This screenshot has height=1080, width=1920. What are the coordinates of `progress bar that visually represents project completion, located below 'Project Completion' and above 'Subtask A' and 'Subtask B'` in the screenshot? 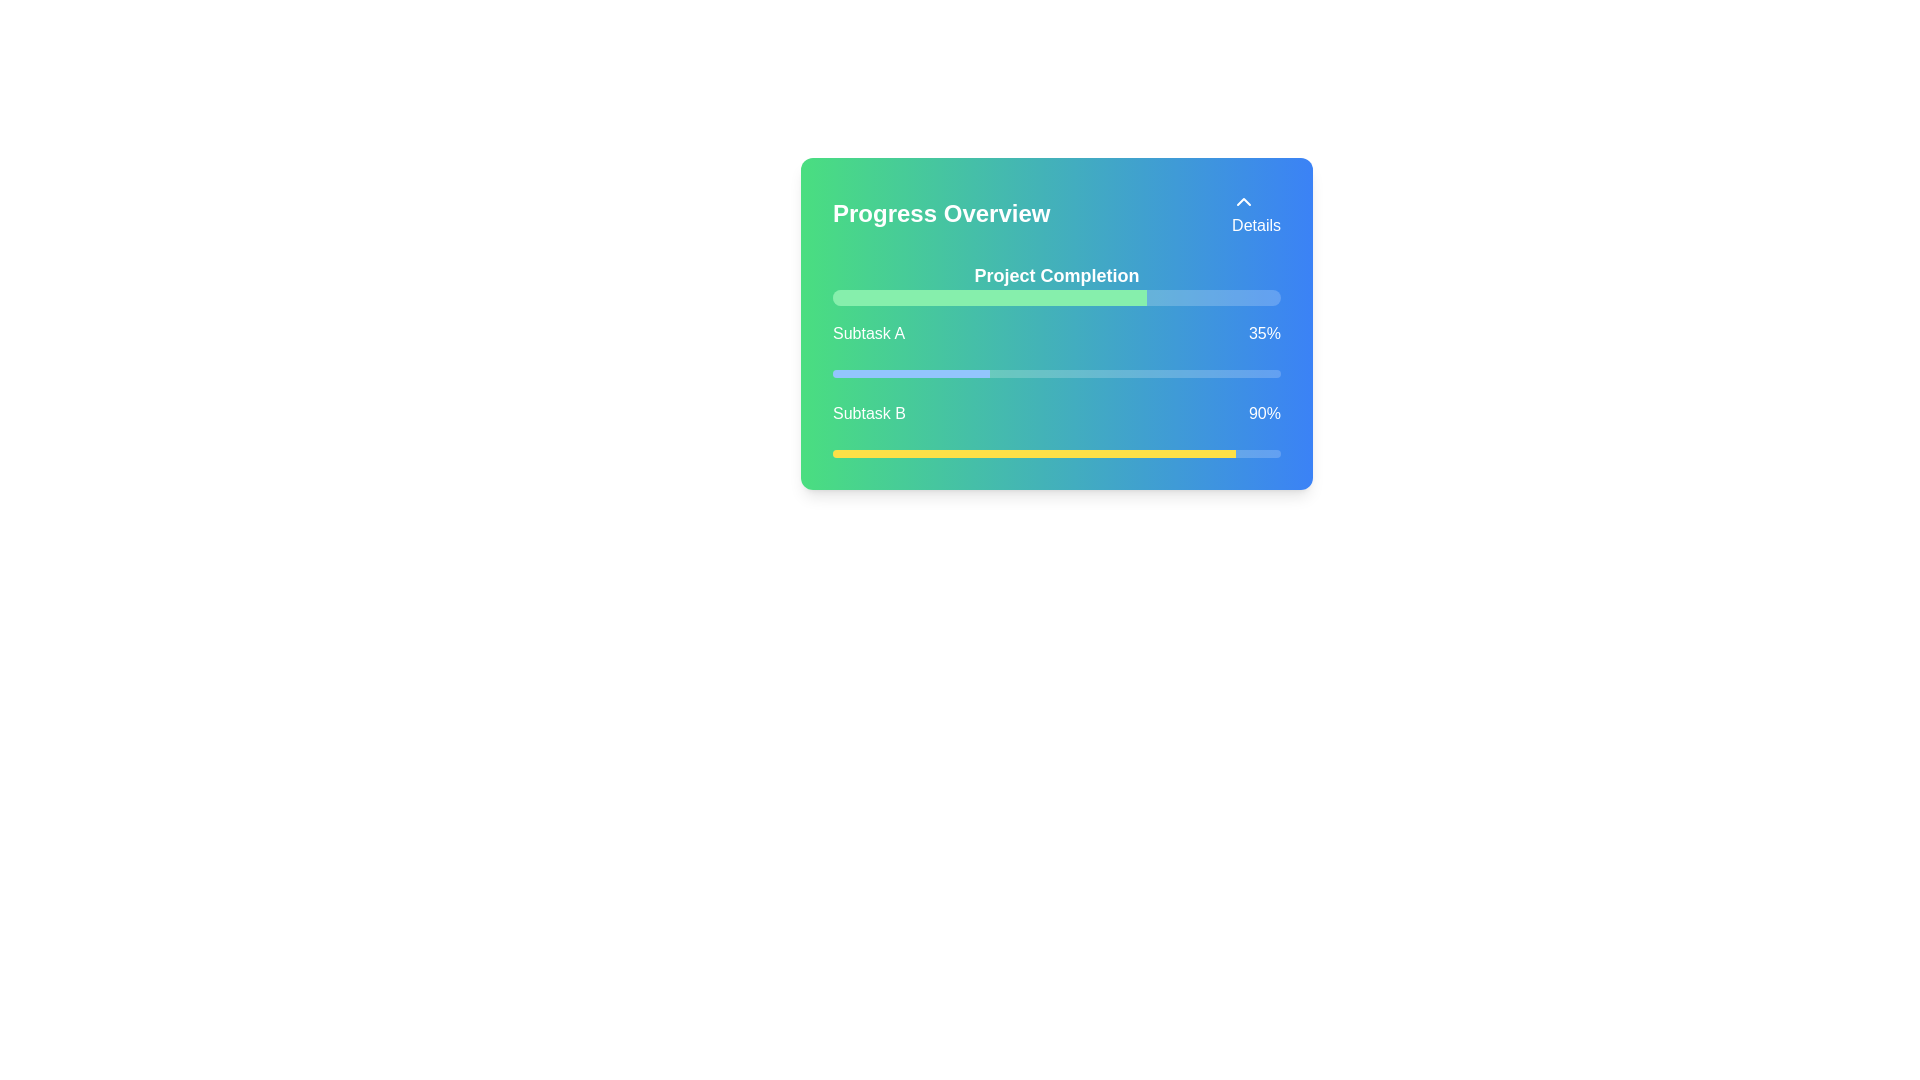 It's located at (1055, 297).